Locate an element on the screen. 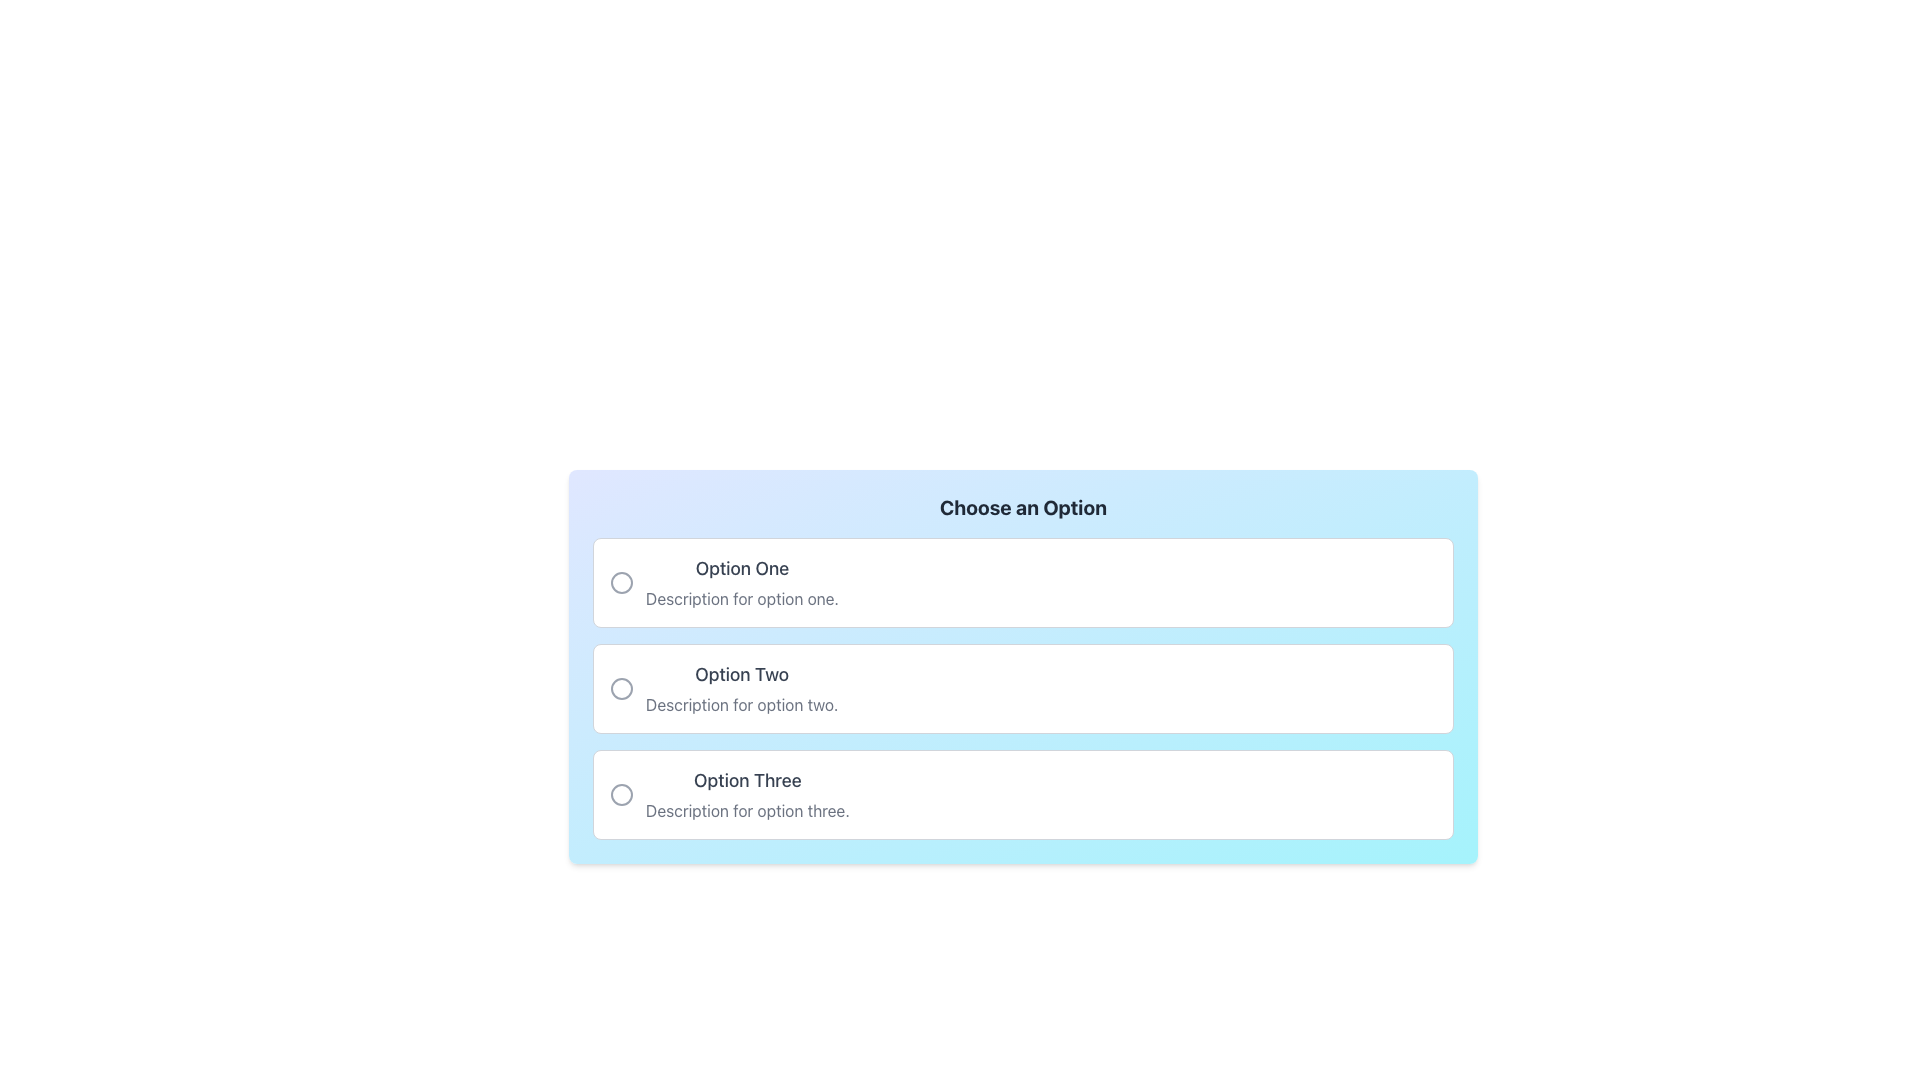 This screenshot has width=1920, height=1080. the circular graphical component of the radio button associated with the third option in the vertical list for potential visual feedback is located at coordinates (621, 793).